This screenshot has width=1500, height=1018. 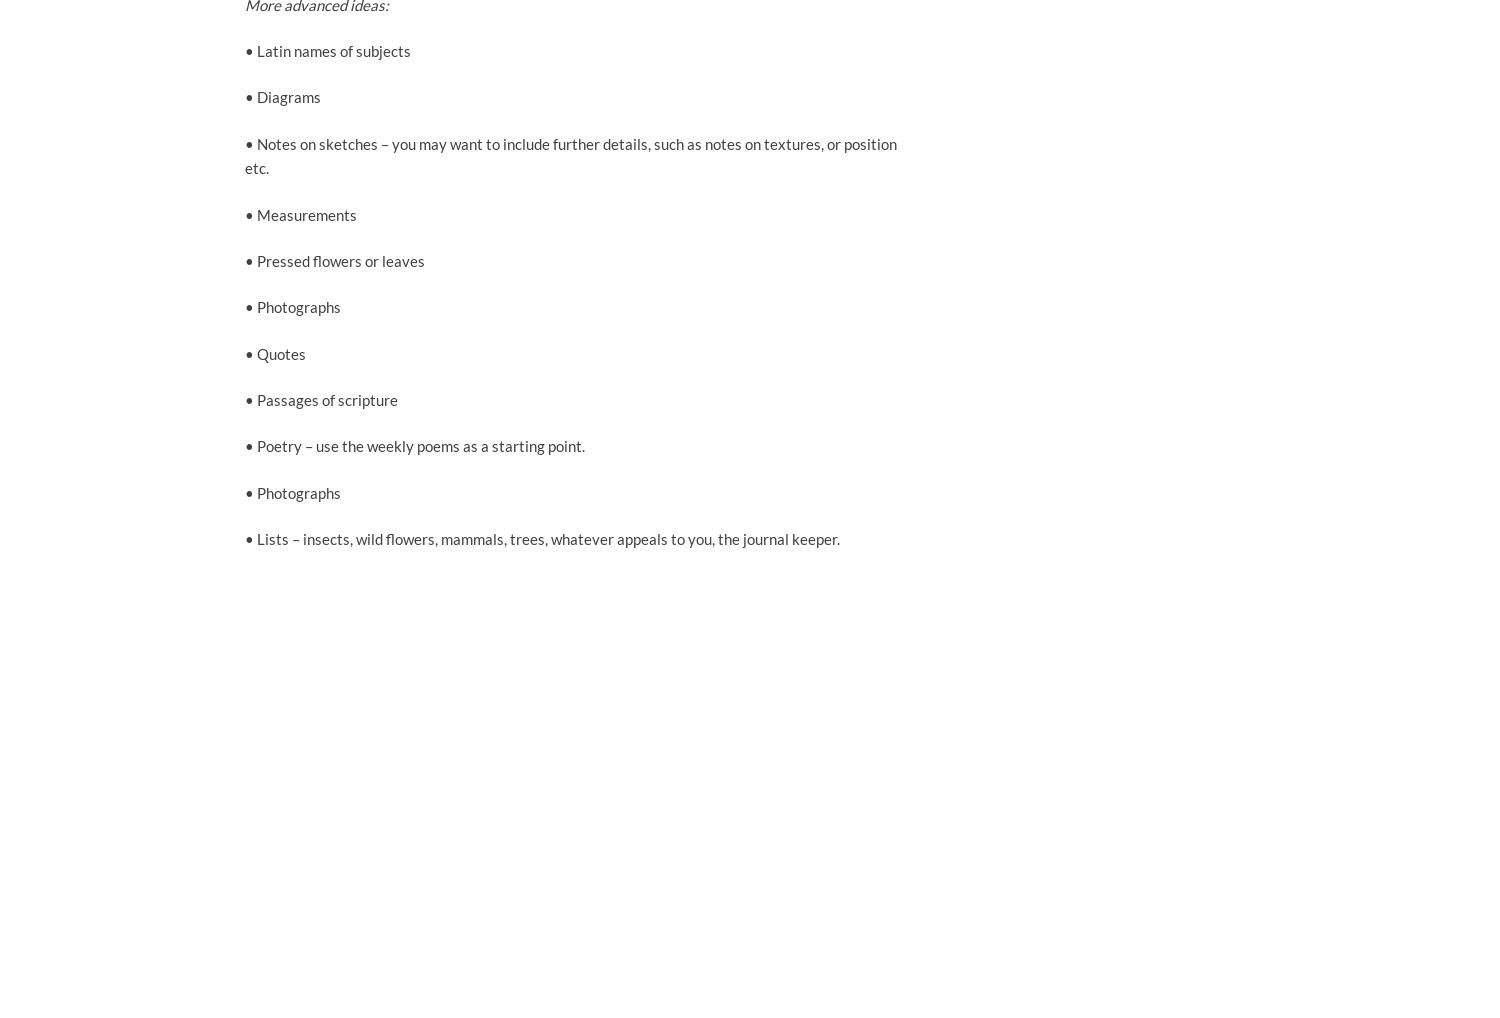 I want to click on '• Pressed flowers or leaves', so click(x=333, y=259).